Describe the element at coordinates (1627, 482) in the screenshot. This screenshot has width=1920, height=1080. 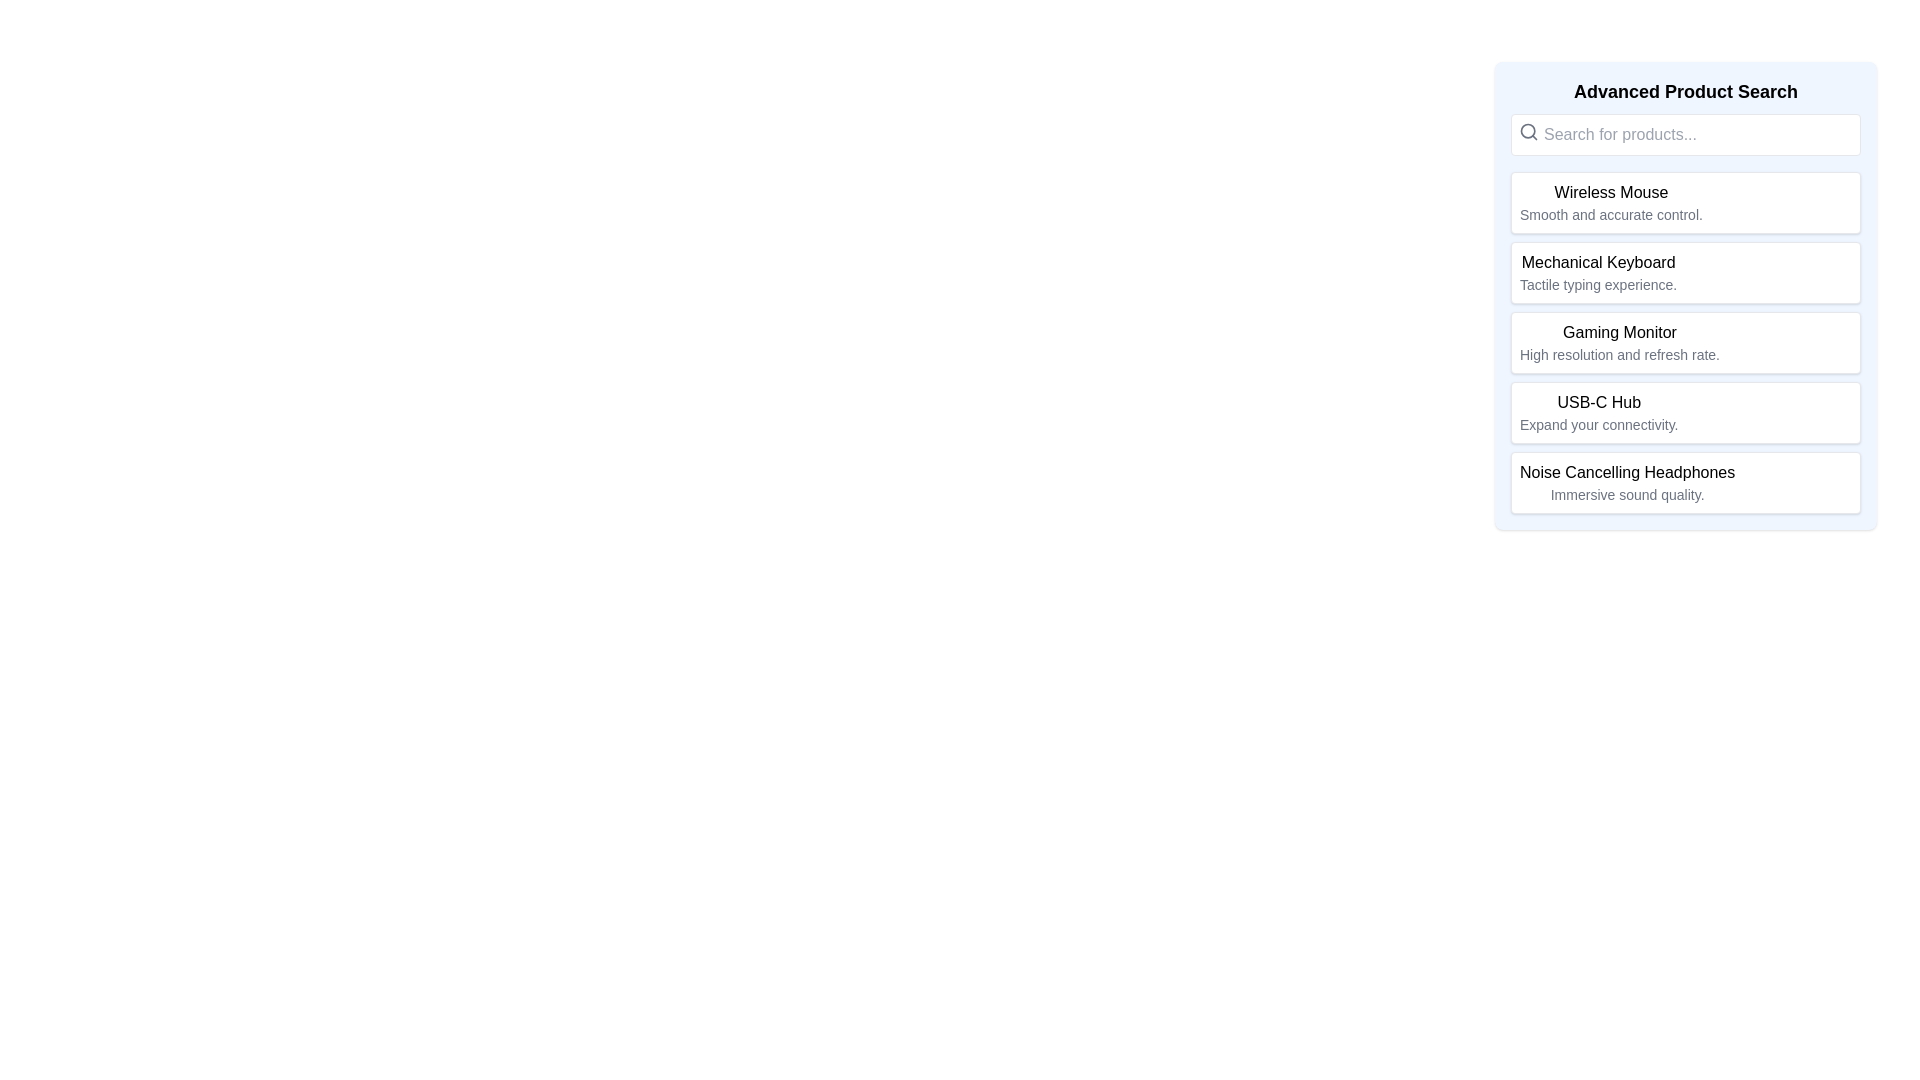
I see `the last item in the vertical list within the 'Advanced Product Search' sidebar section` at that location.